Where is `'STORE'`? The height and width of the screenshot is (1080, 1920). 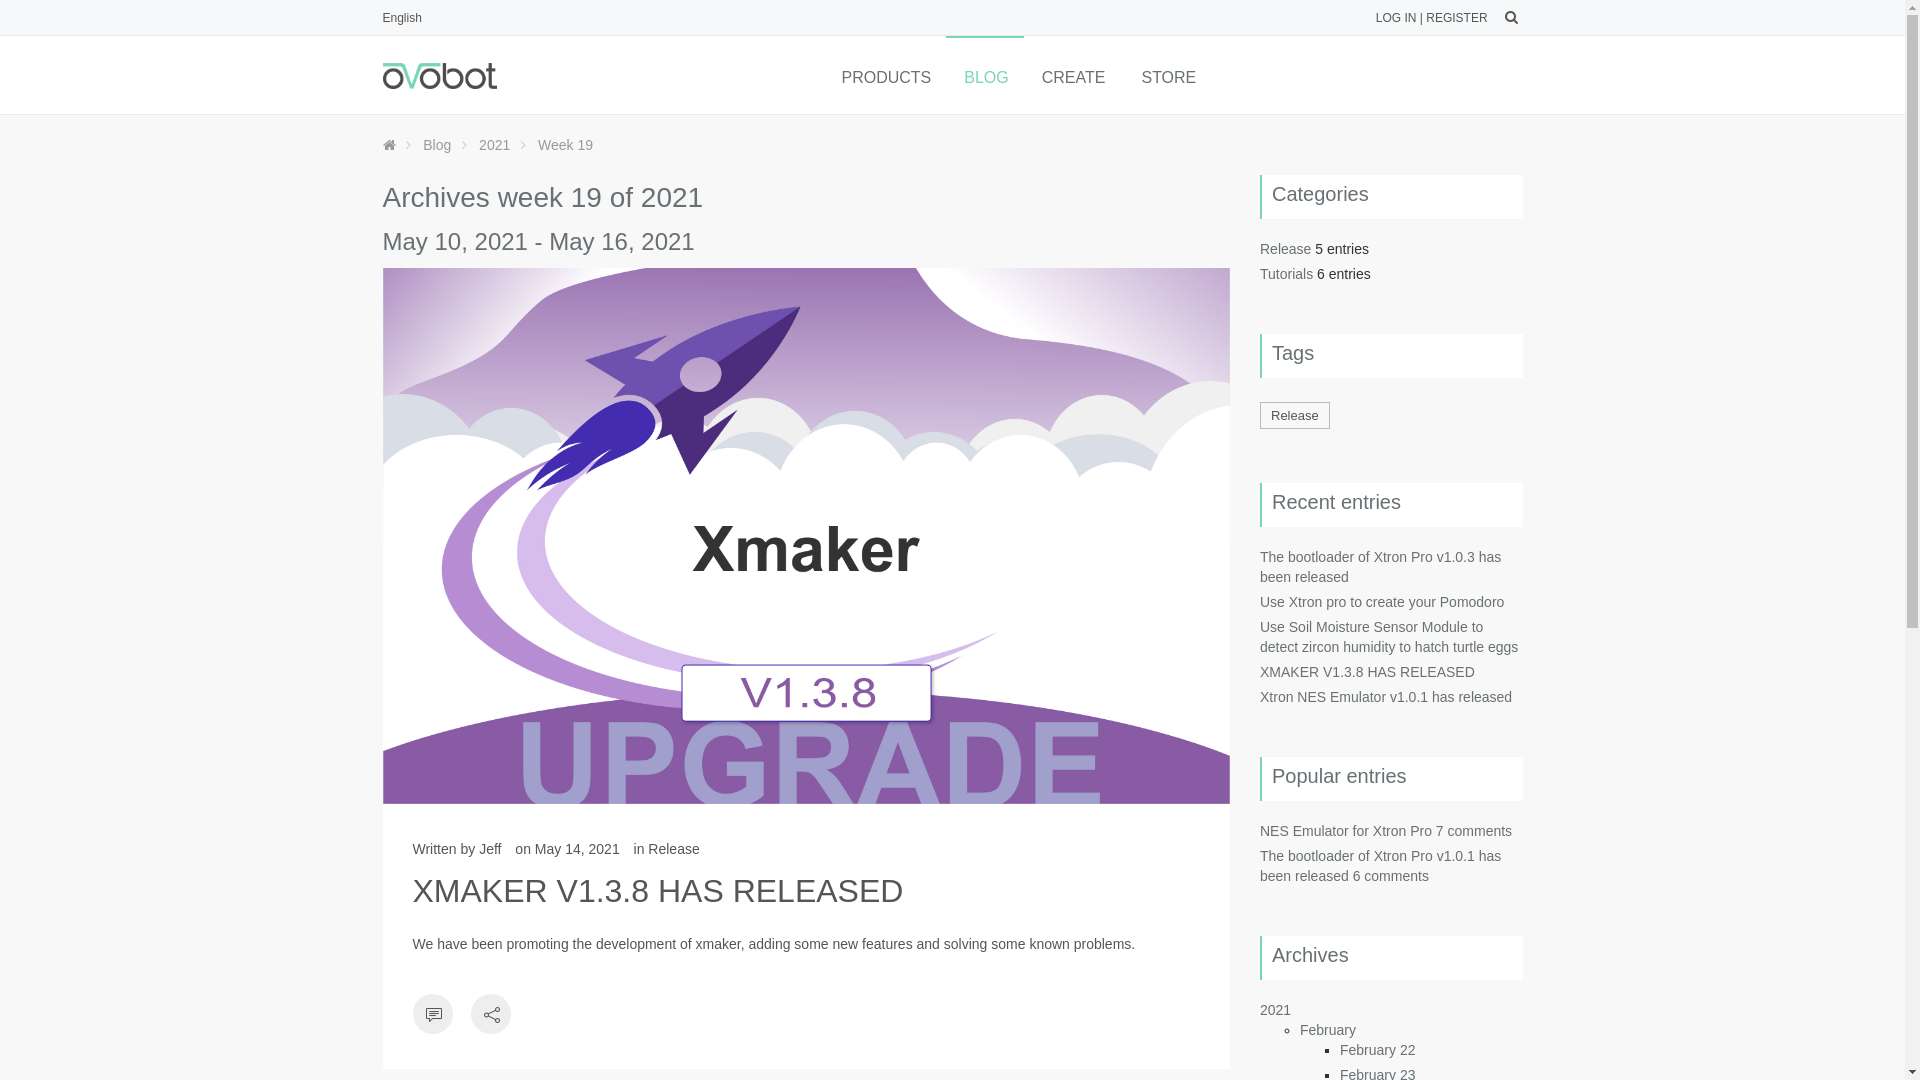 'STORE' is located at coordinates (1166, 73).